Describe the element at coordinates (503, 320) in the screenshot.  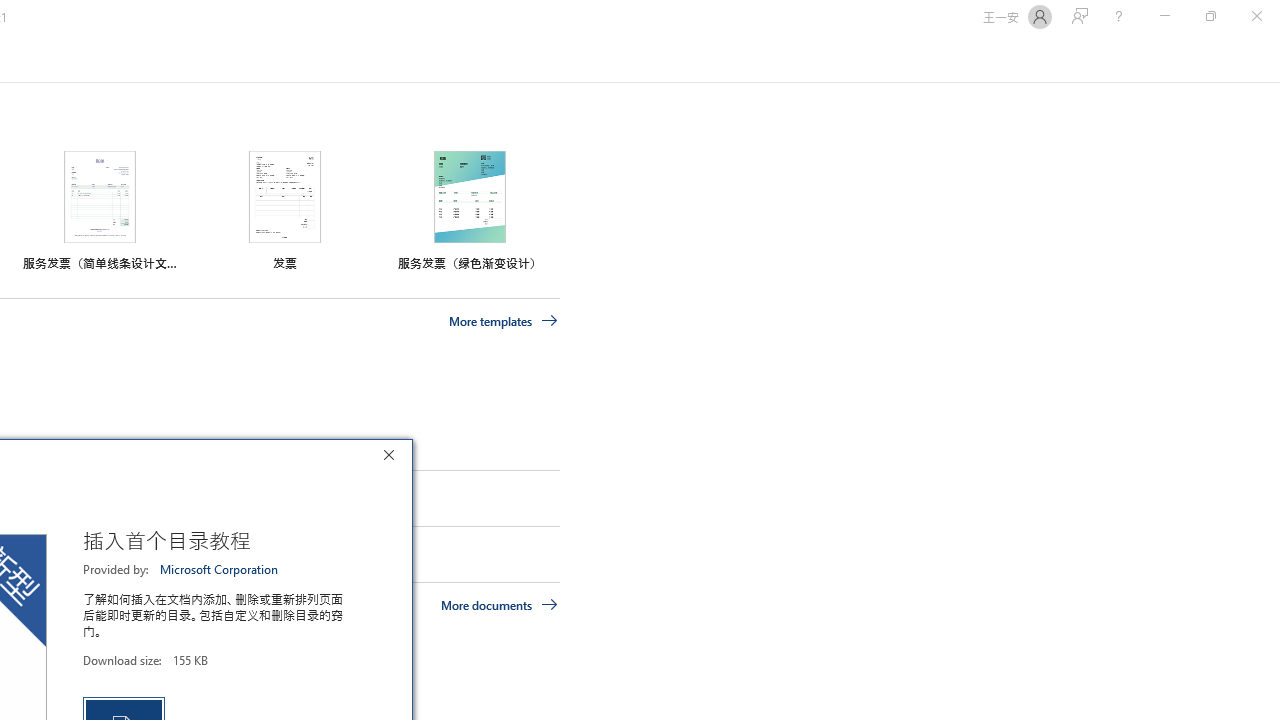
I see `'More templates'` at that location.